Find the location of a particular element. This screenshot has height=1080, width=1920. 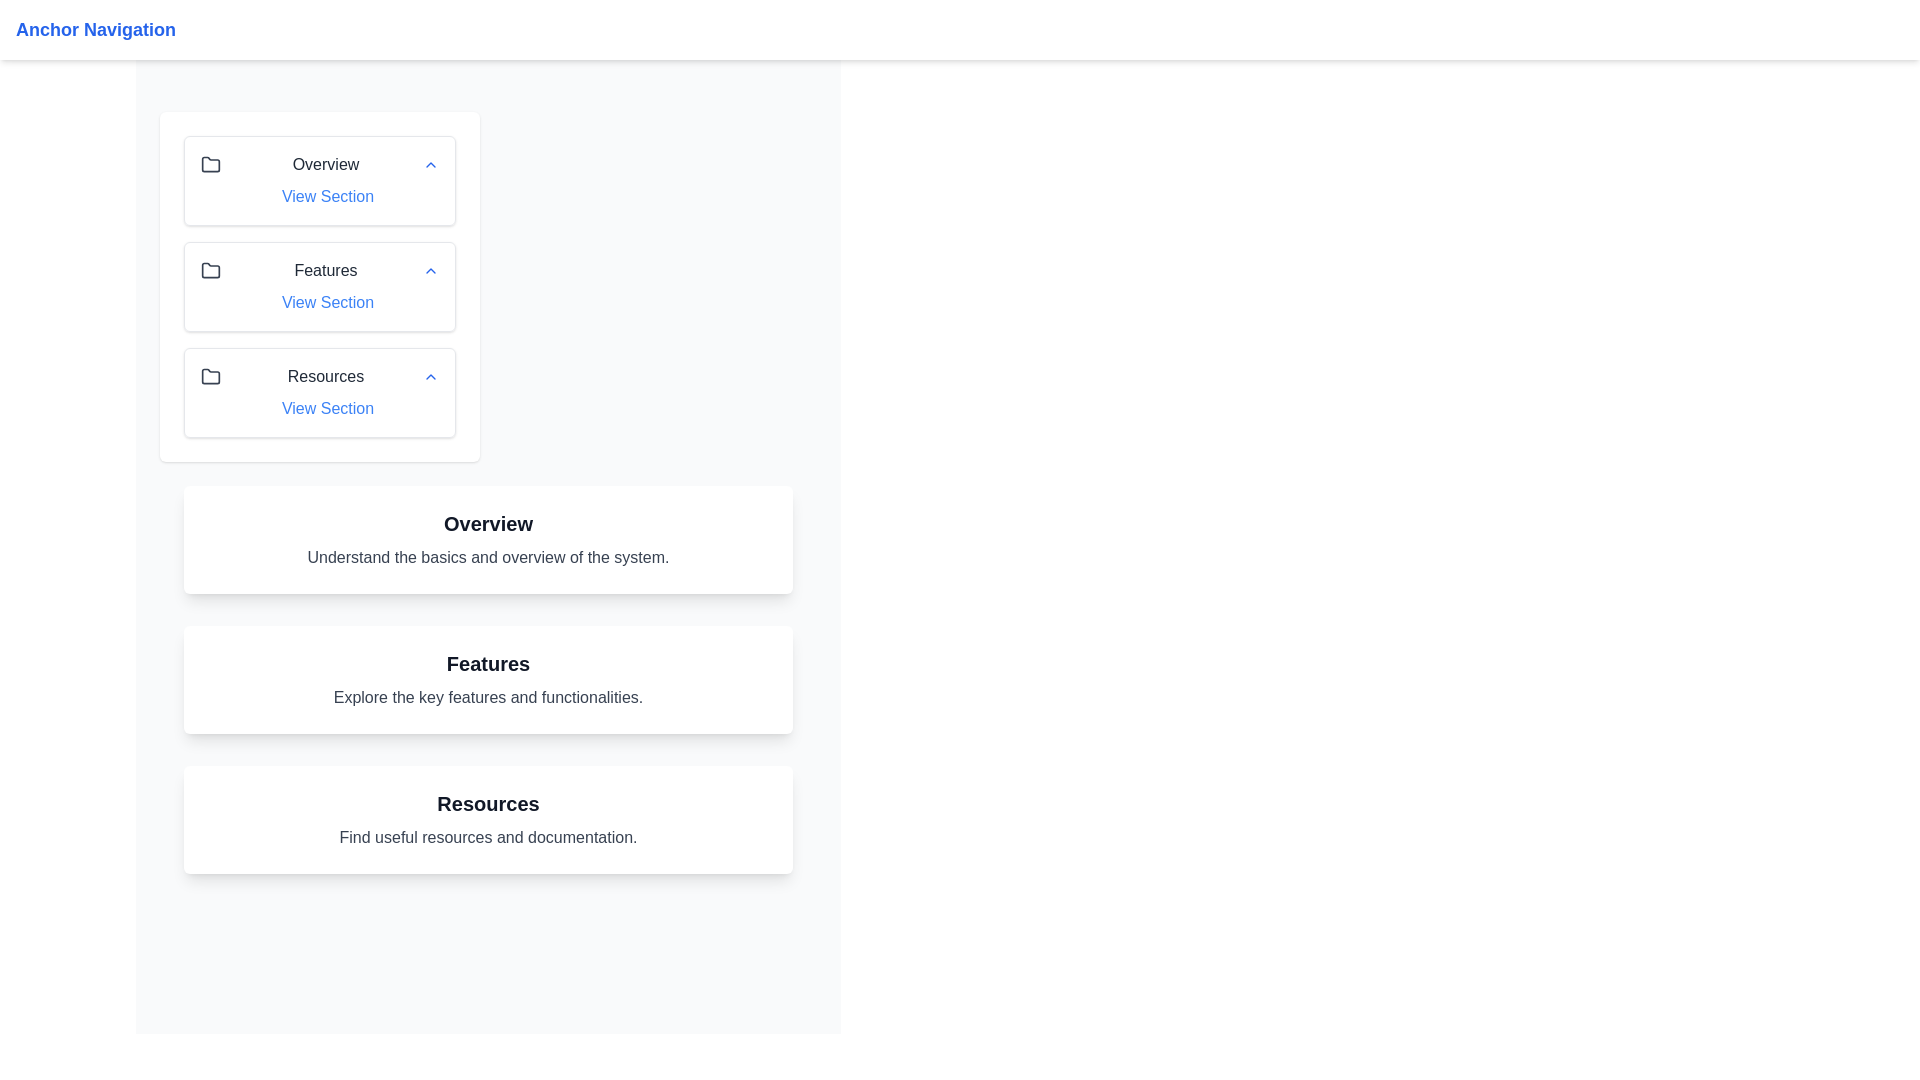

the 'Resources' section of the Informational block, which is the third section stacked vertically beneath 'Features' and above the footer is located at coordinates (488, 820).